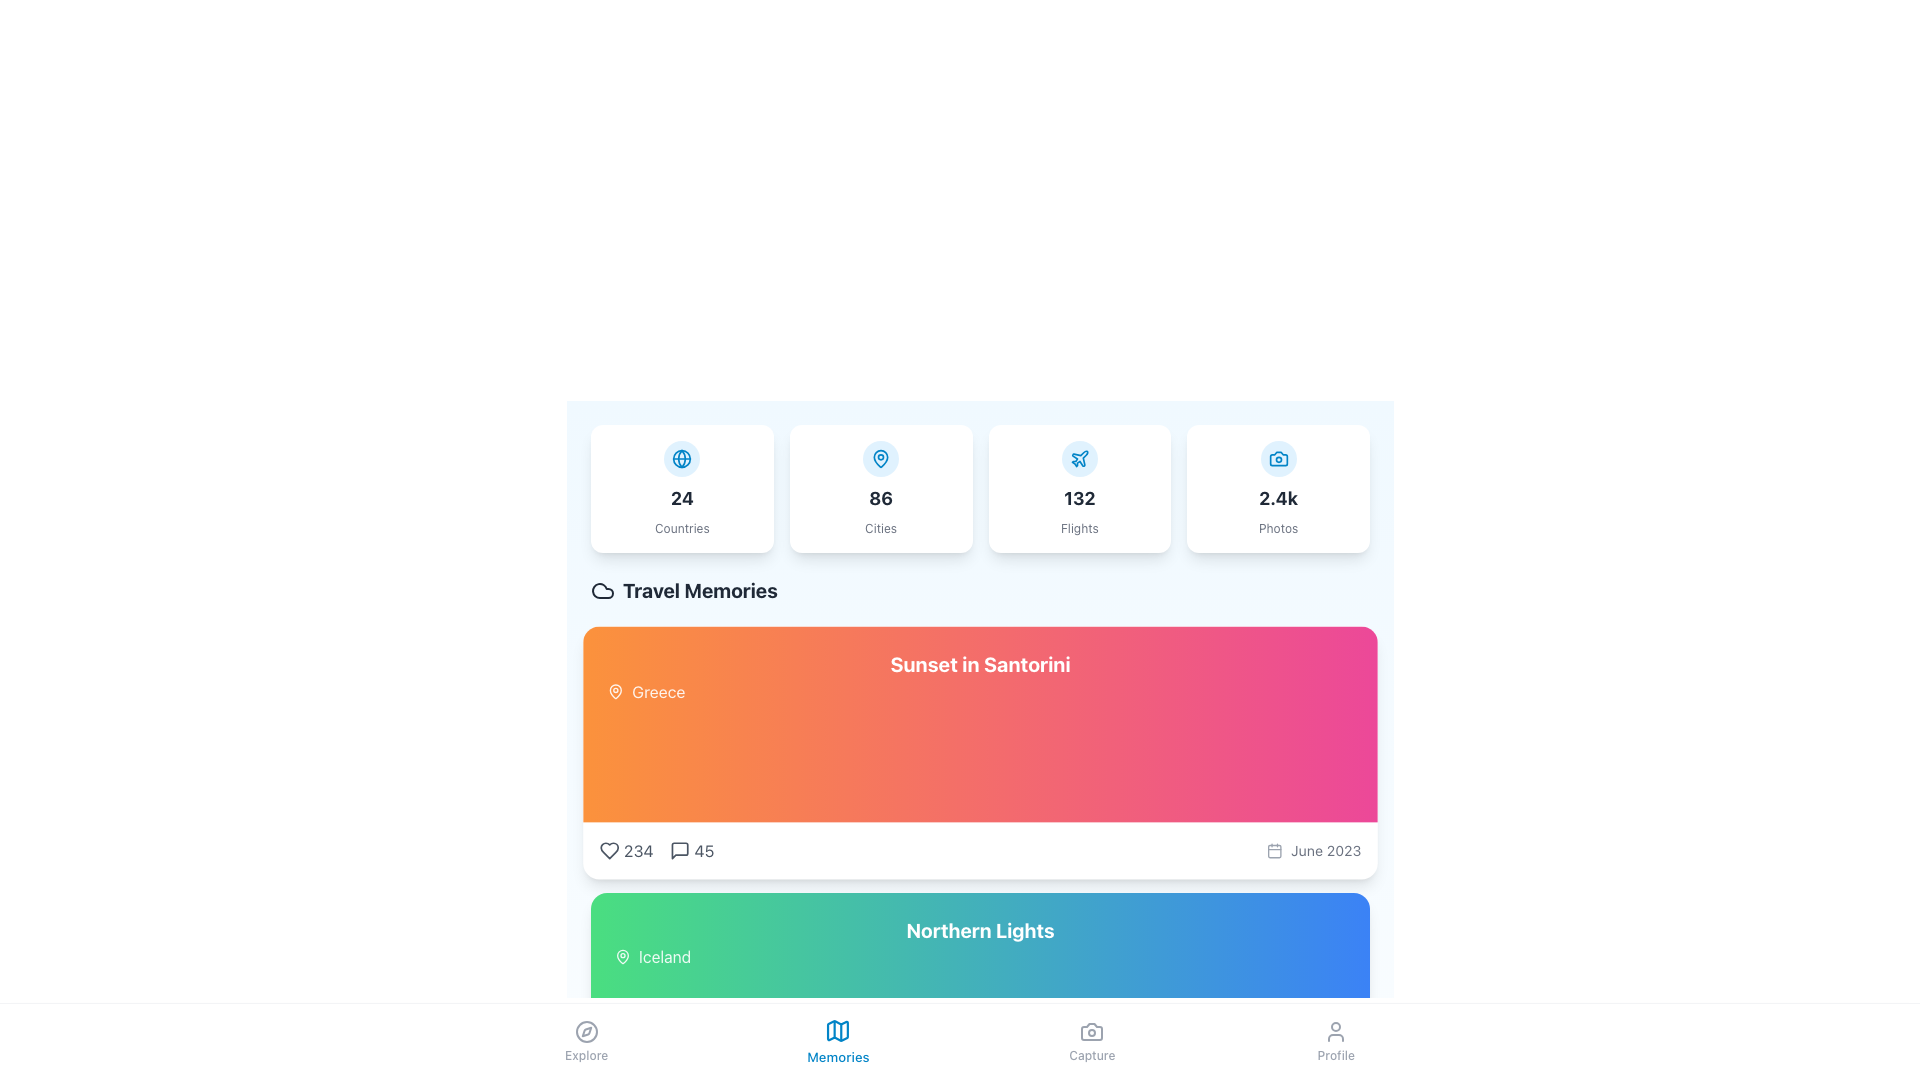  I want to click on the circular compass icon located in the bottom navigation bar at the center of the 'Explore' tab, so click(585, 1032).